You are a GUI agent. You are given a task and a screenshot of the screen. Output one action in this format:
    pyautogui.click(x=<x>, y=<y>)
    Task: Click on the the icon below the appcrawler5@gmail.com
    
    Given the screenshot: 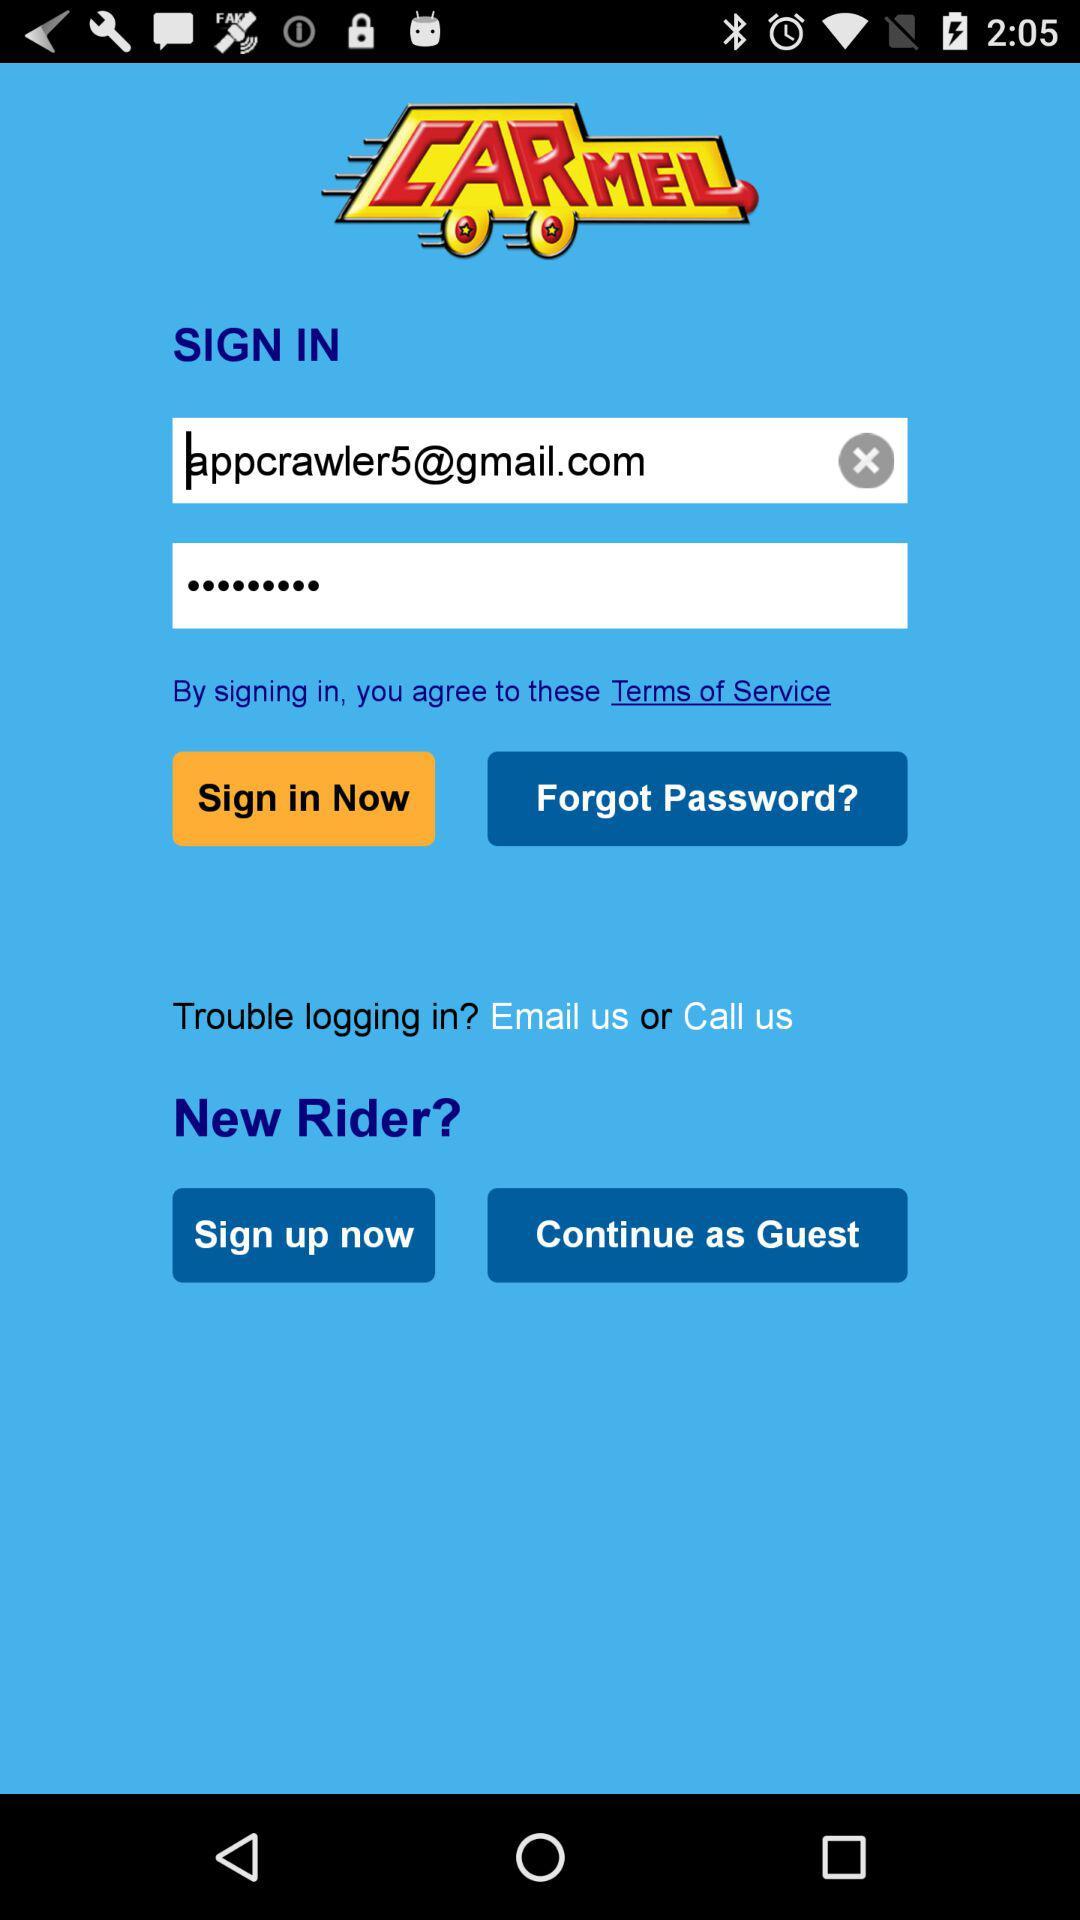 What is the action you would take?
    pyautogui.click(x=540, y=584)
    